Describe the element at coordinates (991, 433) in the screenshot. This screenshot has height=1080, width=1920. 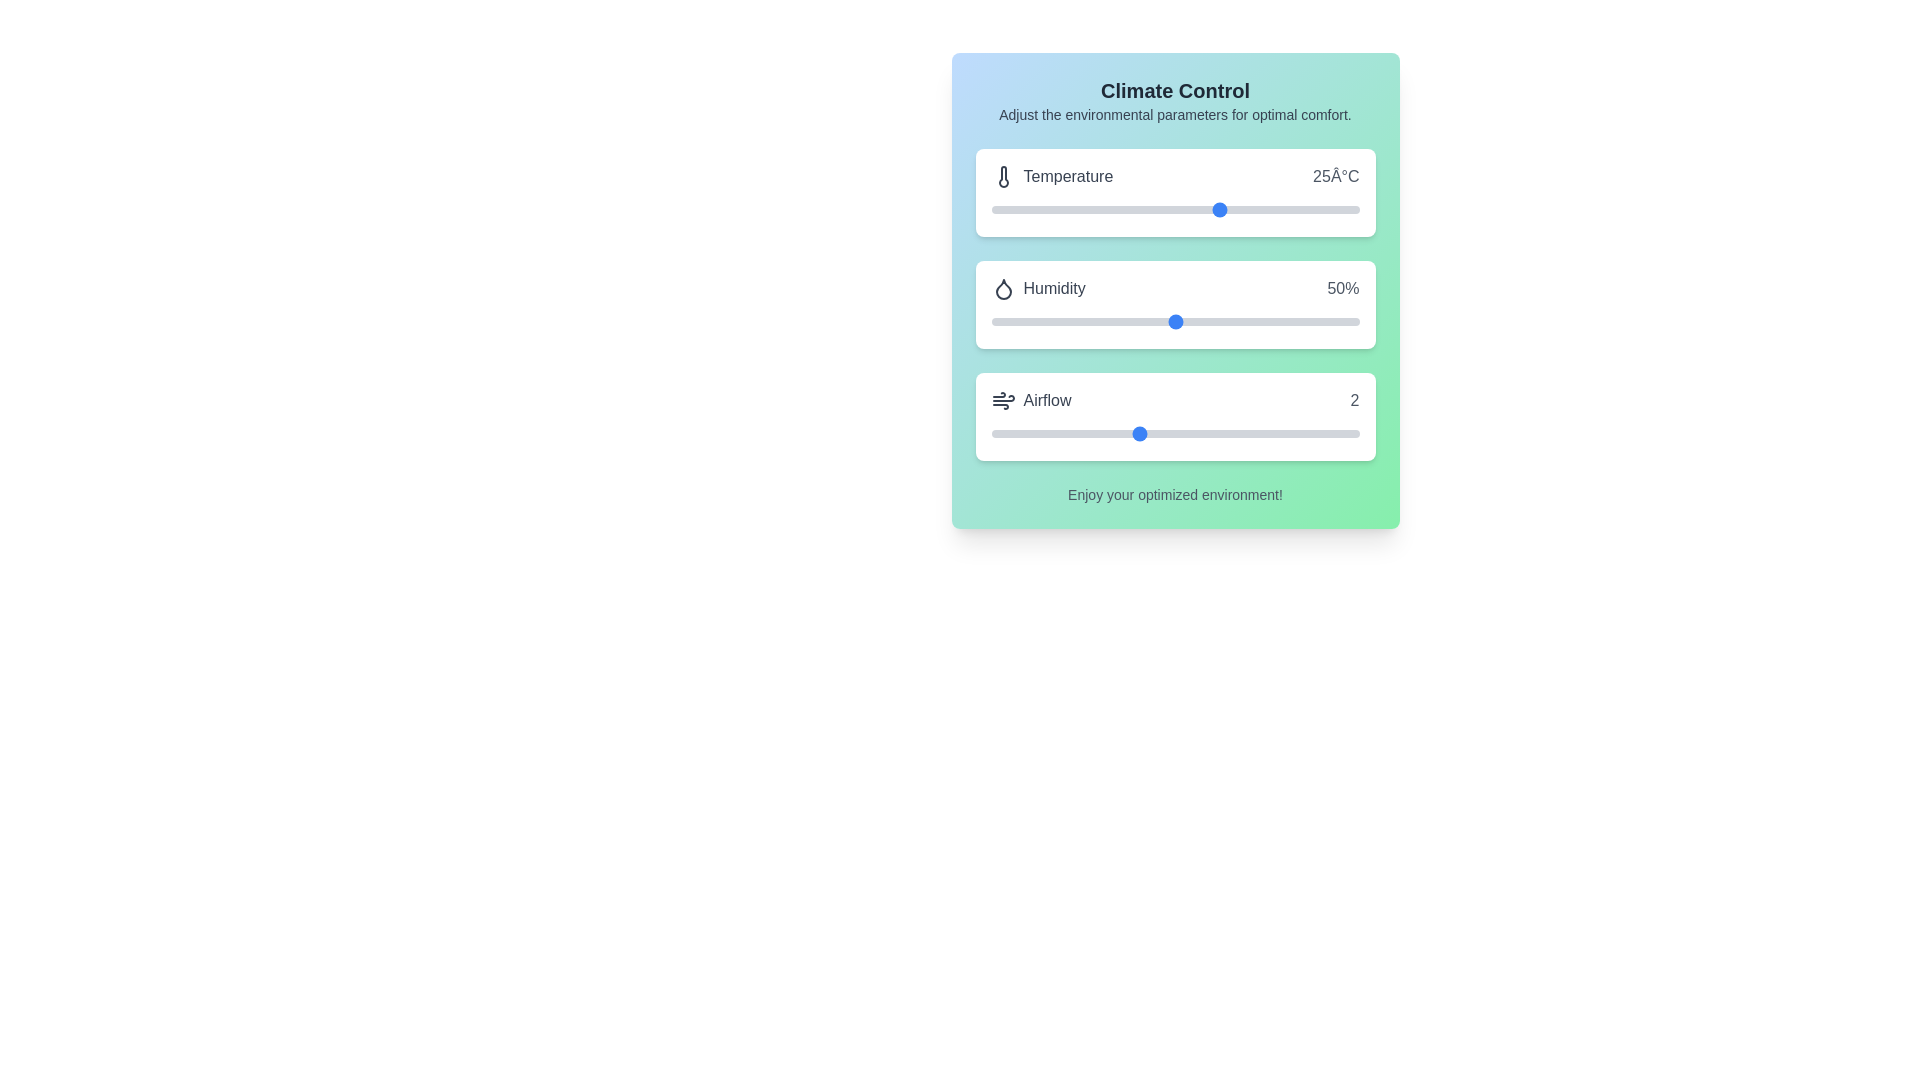
I see `the Airflow slider to 0` at that location.